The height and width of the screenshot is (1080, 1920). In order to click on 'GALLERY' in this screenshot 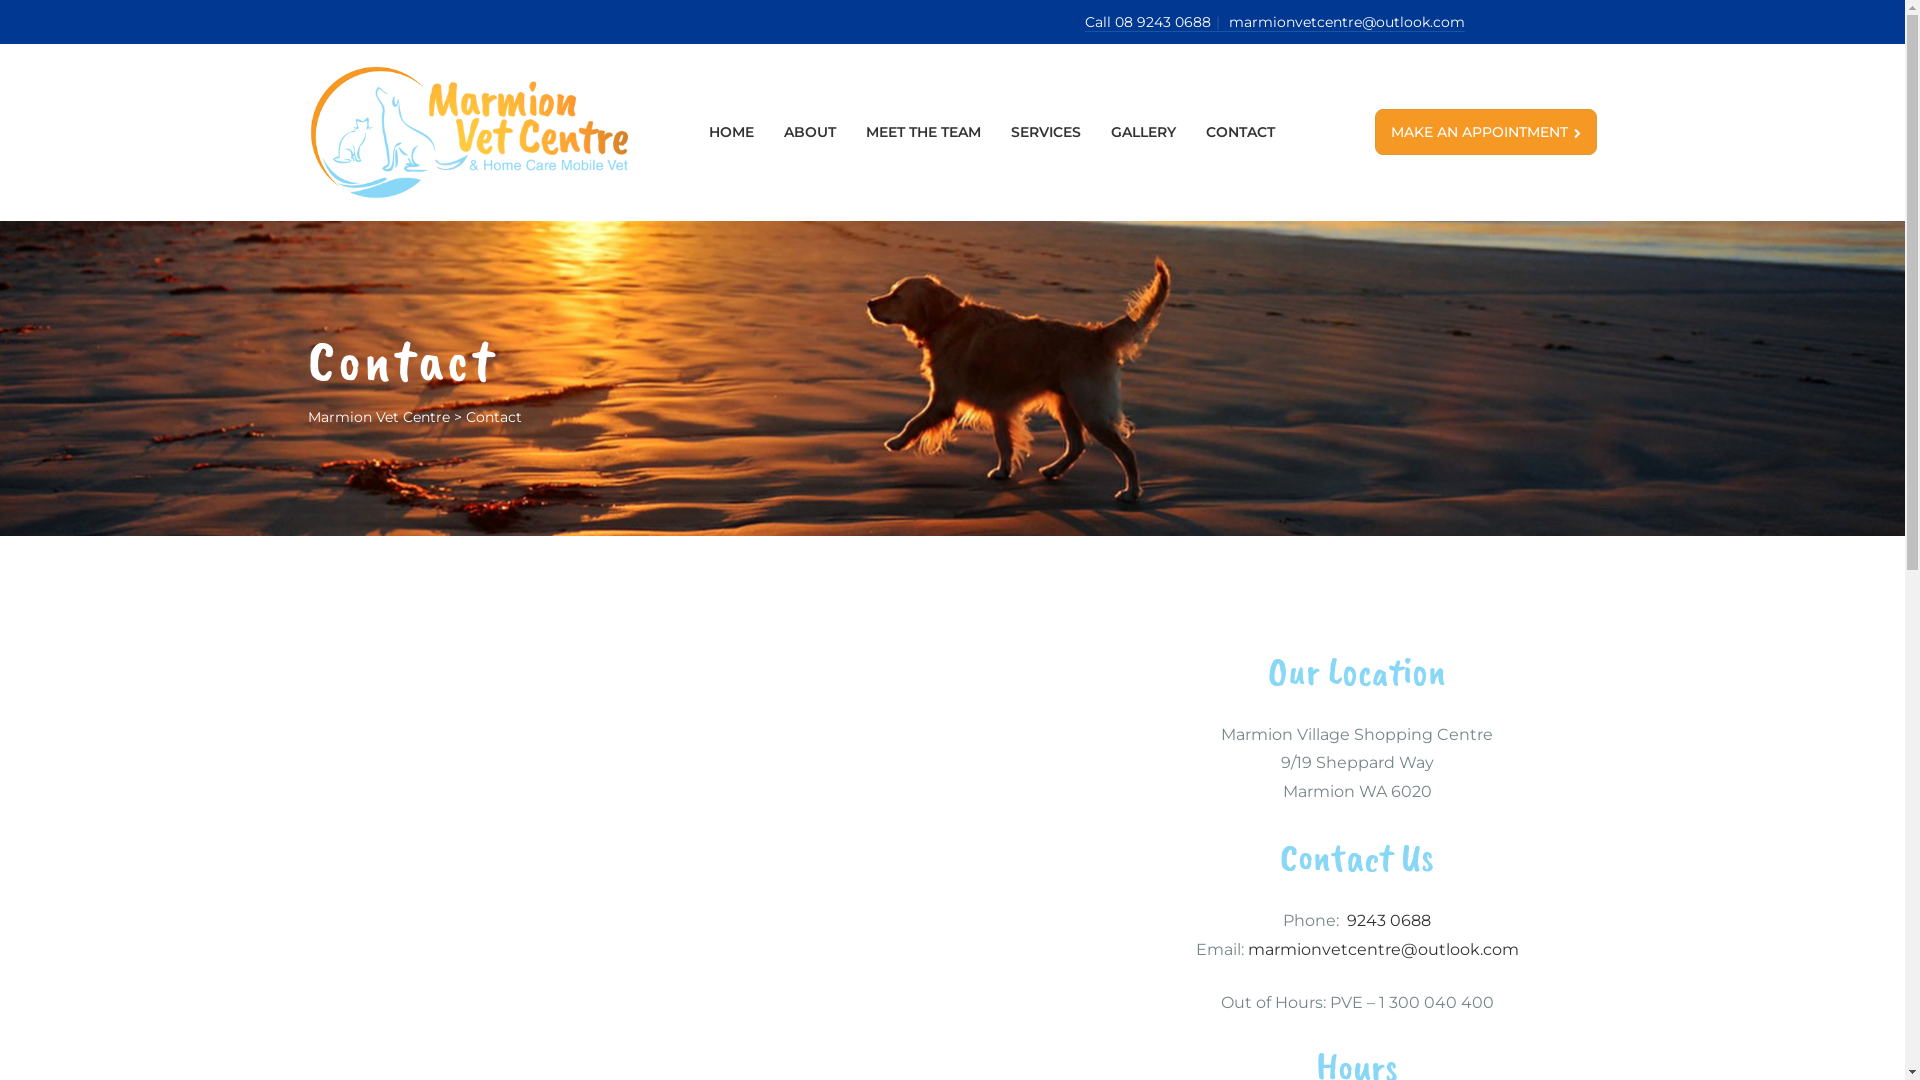, I will do `click(1143, 131)`.